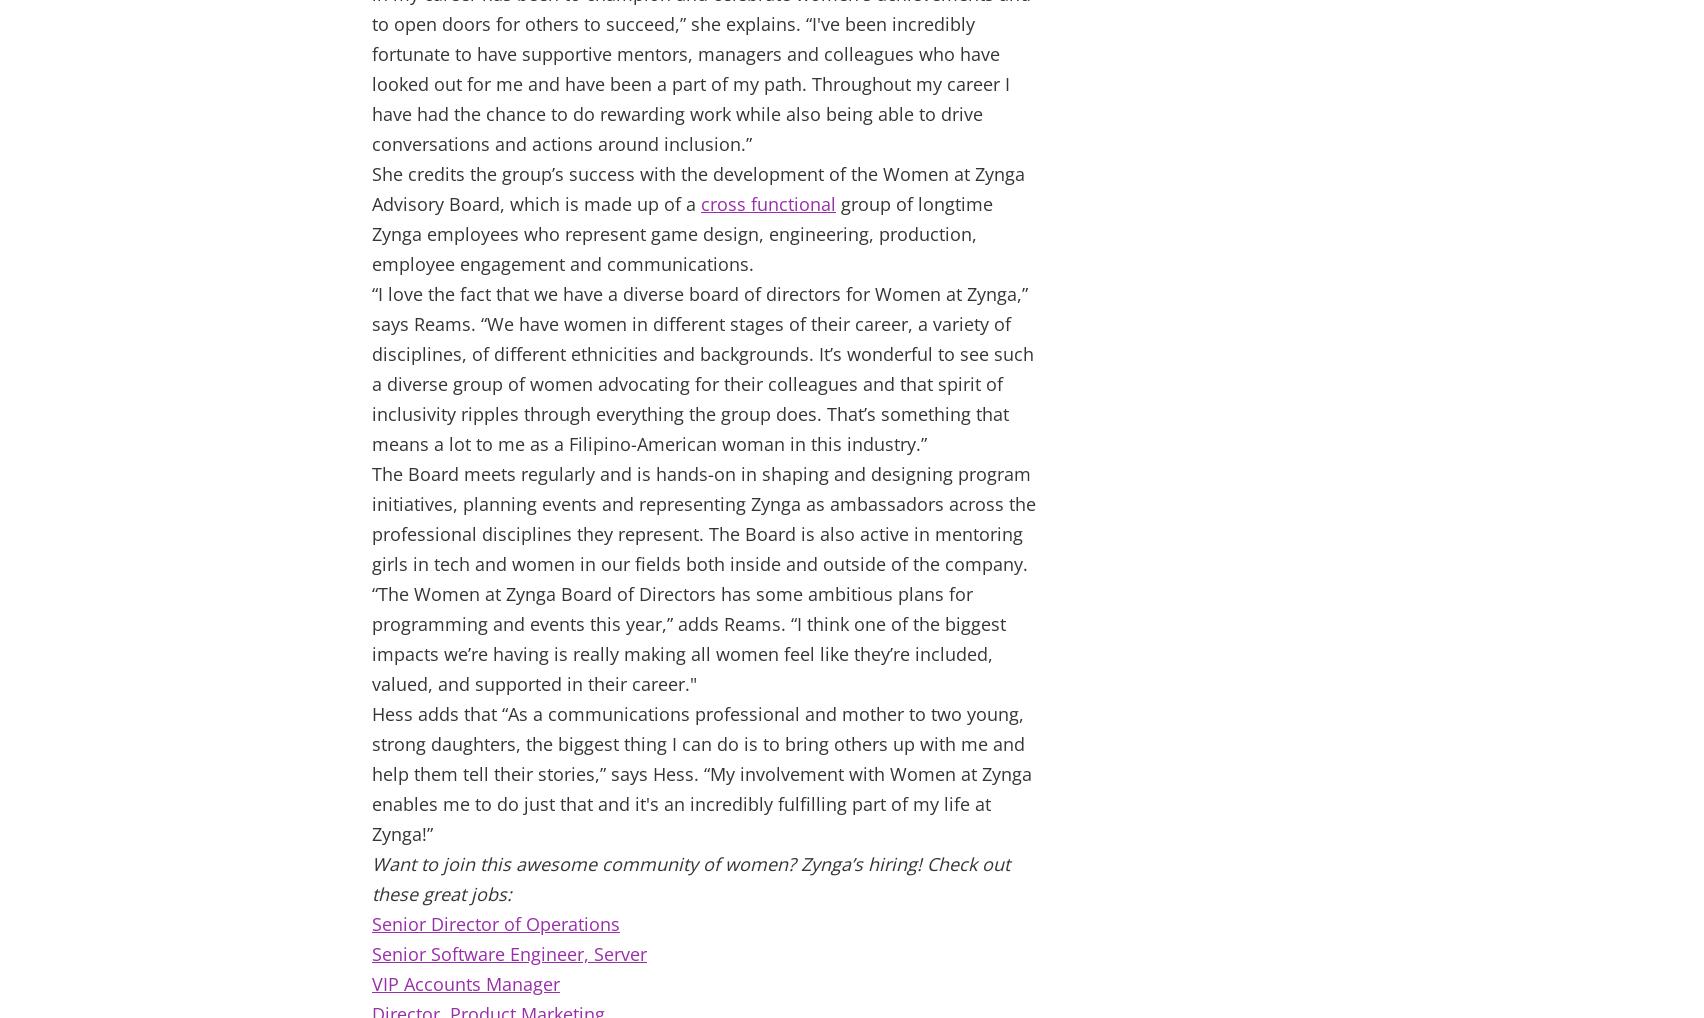 This screenshot has width=1704, height=1018. I want to click on 'cross functional', so click(767, 203).